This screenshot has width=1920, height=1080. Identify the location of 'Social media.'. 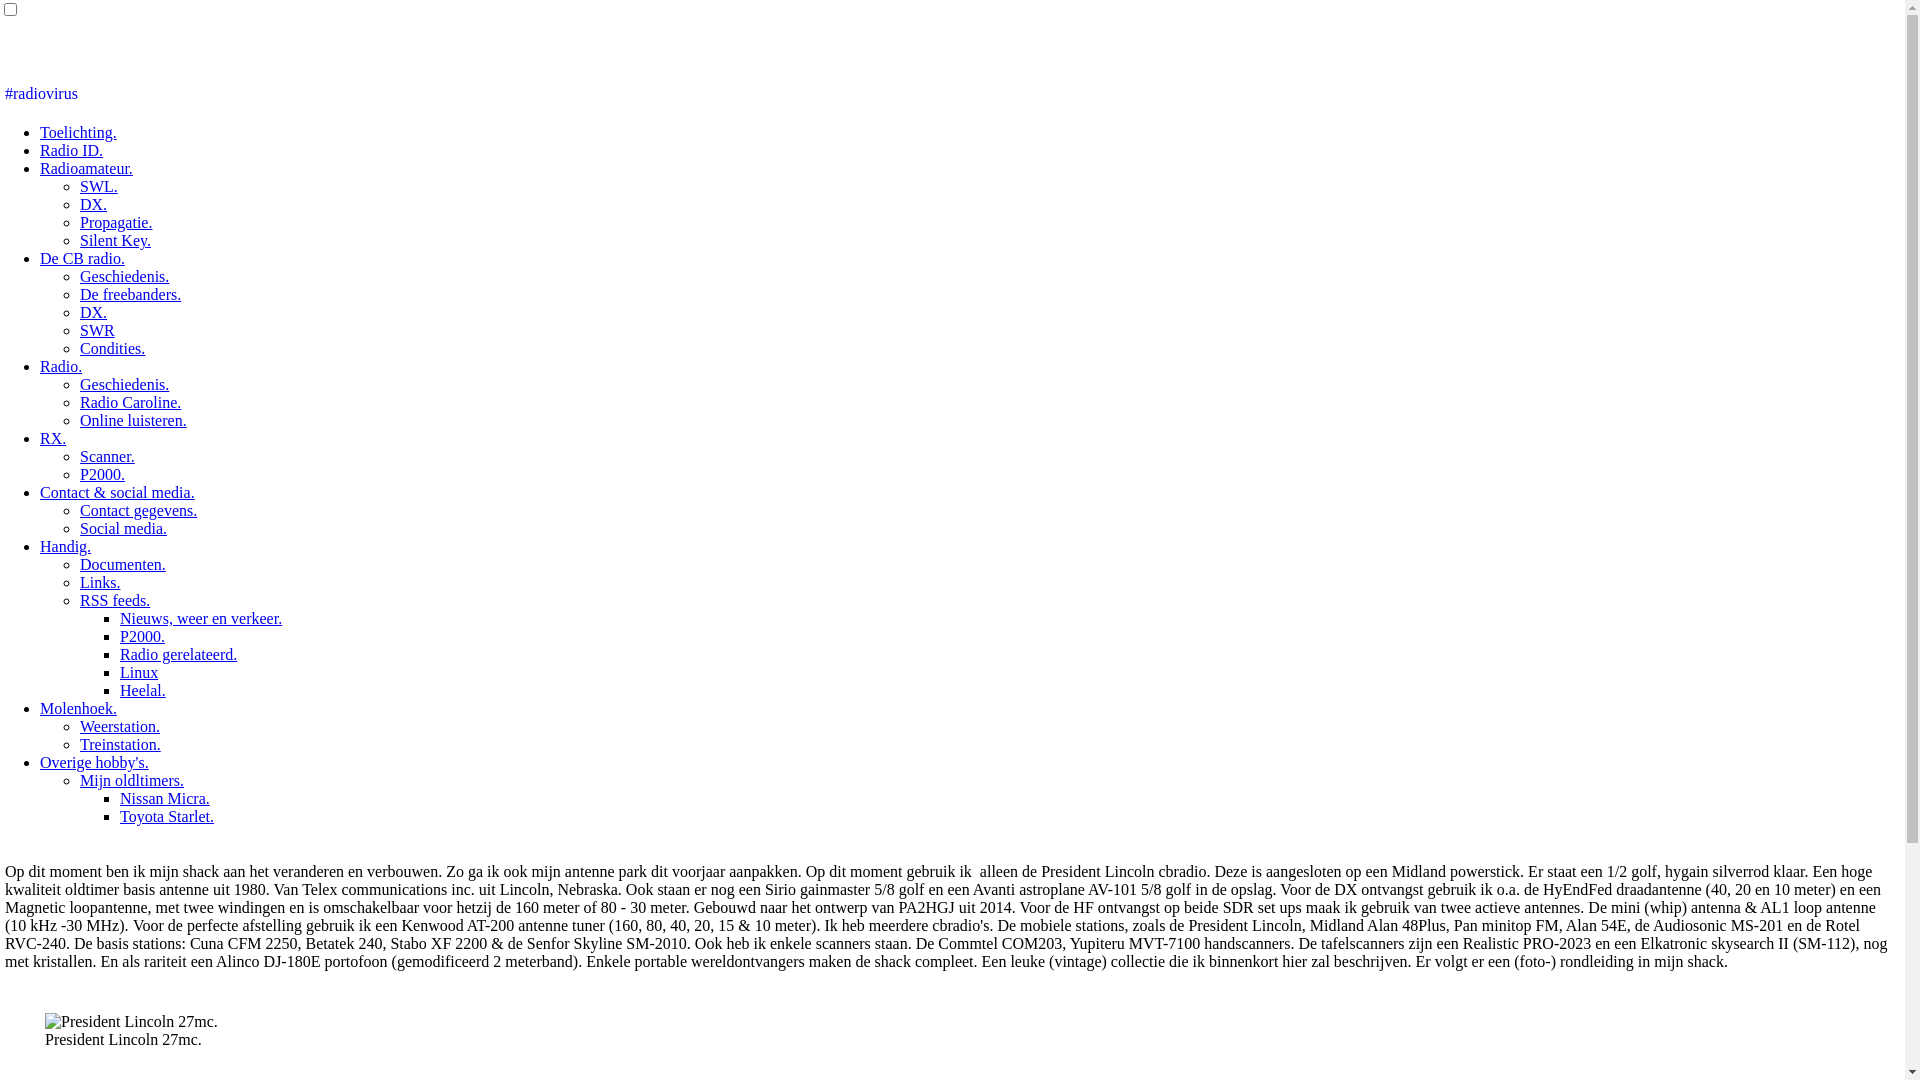
(122, 527).